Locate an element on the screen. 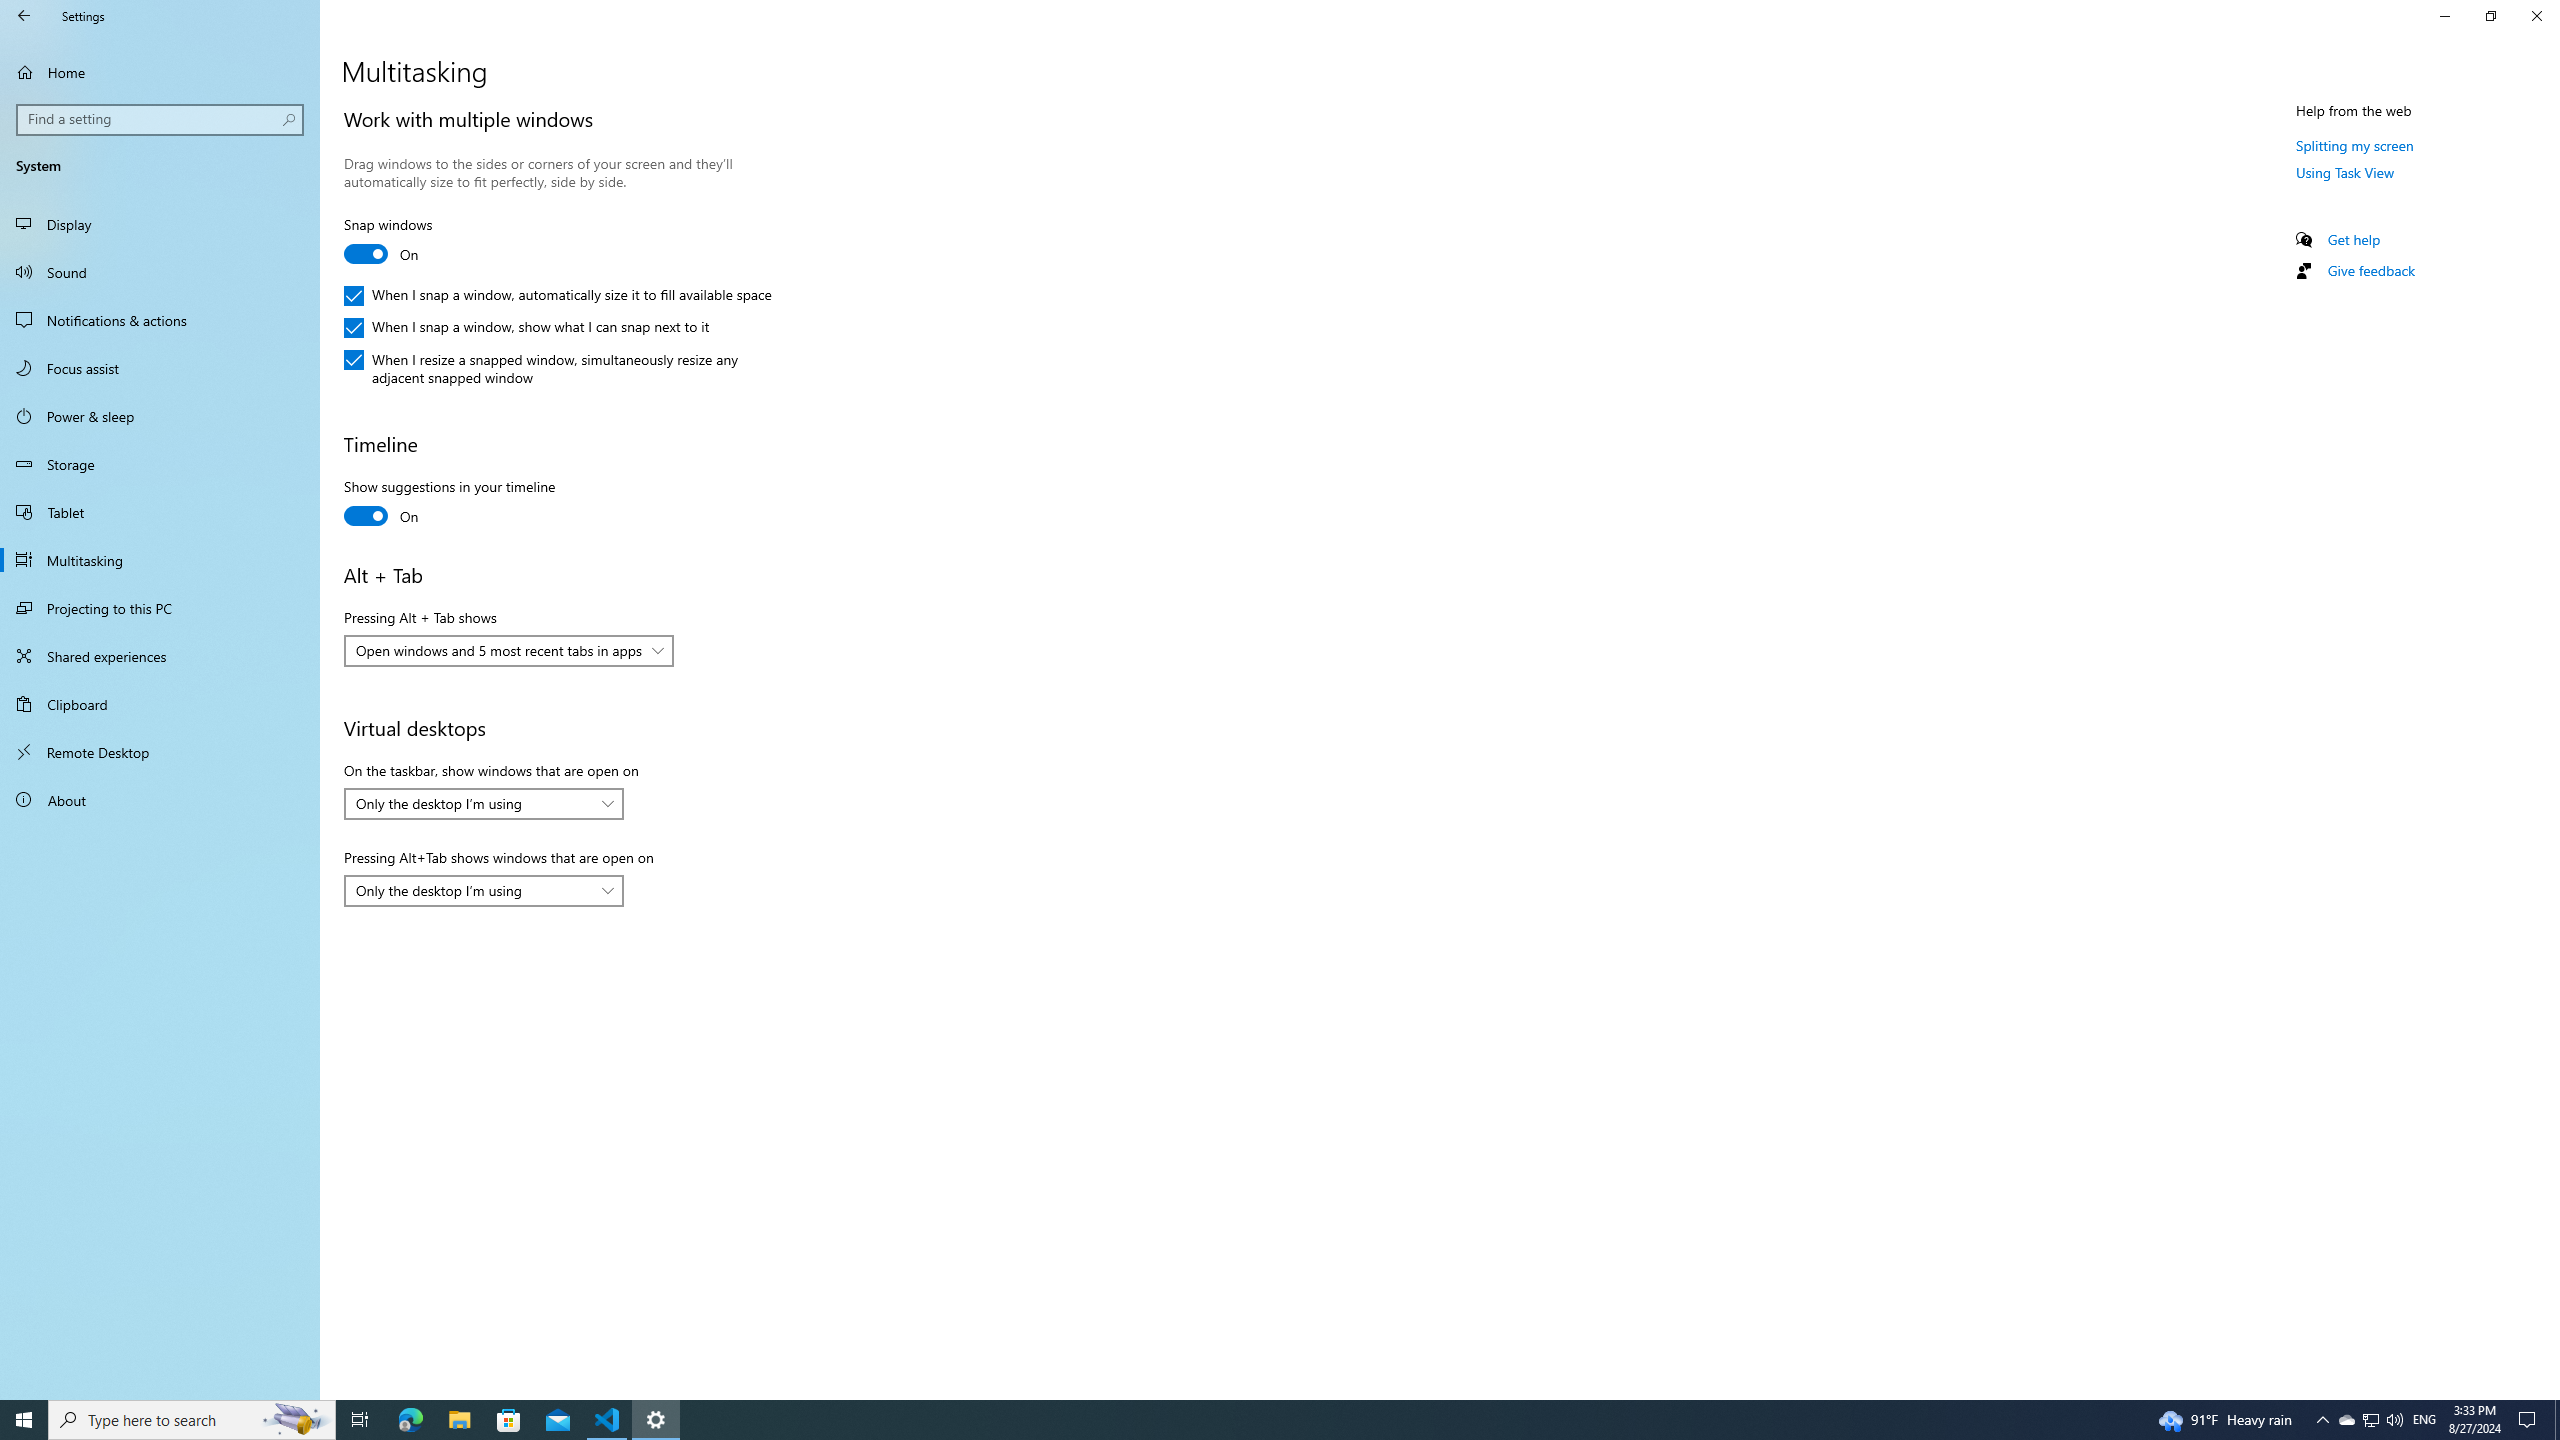 The height and width of the screenshot is (1440, 2560). 'Tablet' is located at coordinates (159, 510).